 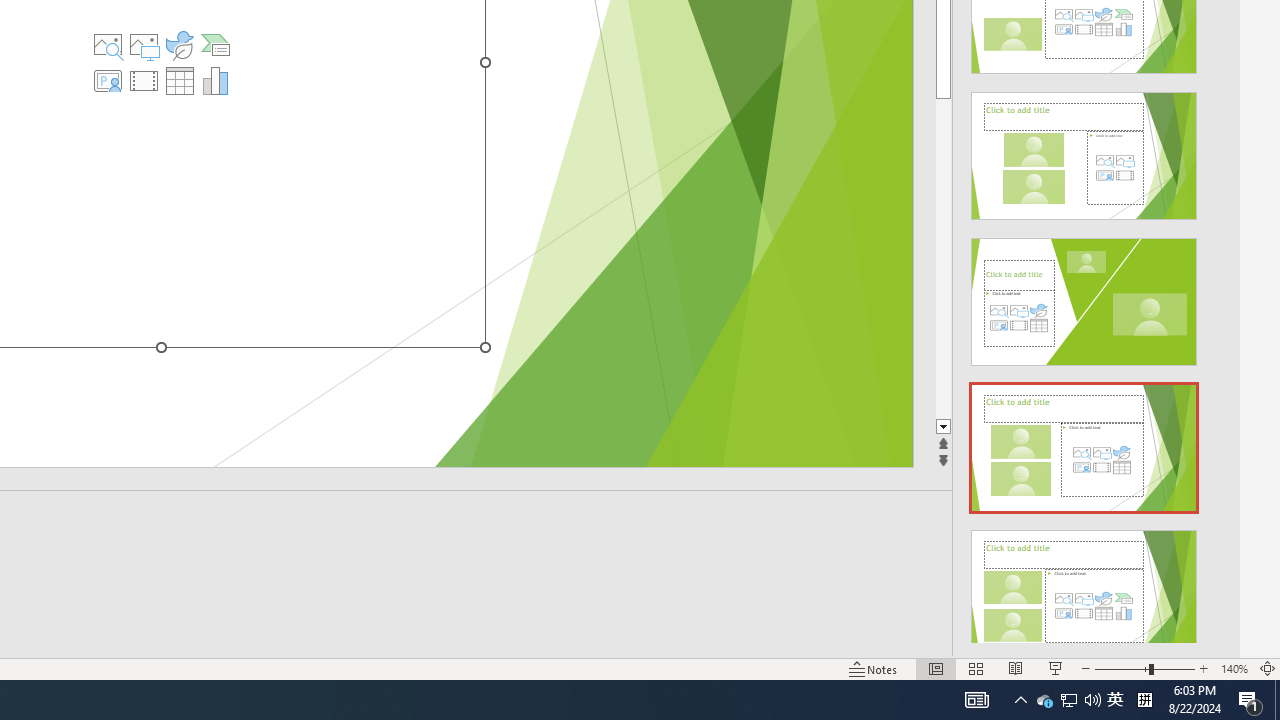 What do you see at coordinates (107, 45) in the screenshot?
I see `'Stock Images'` at bounding box center [107, 45].